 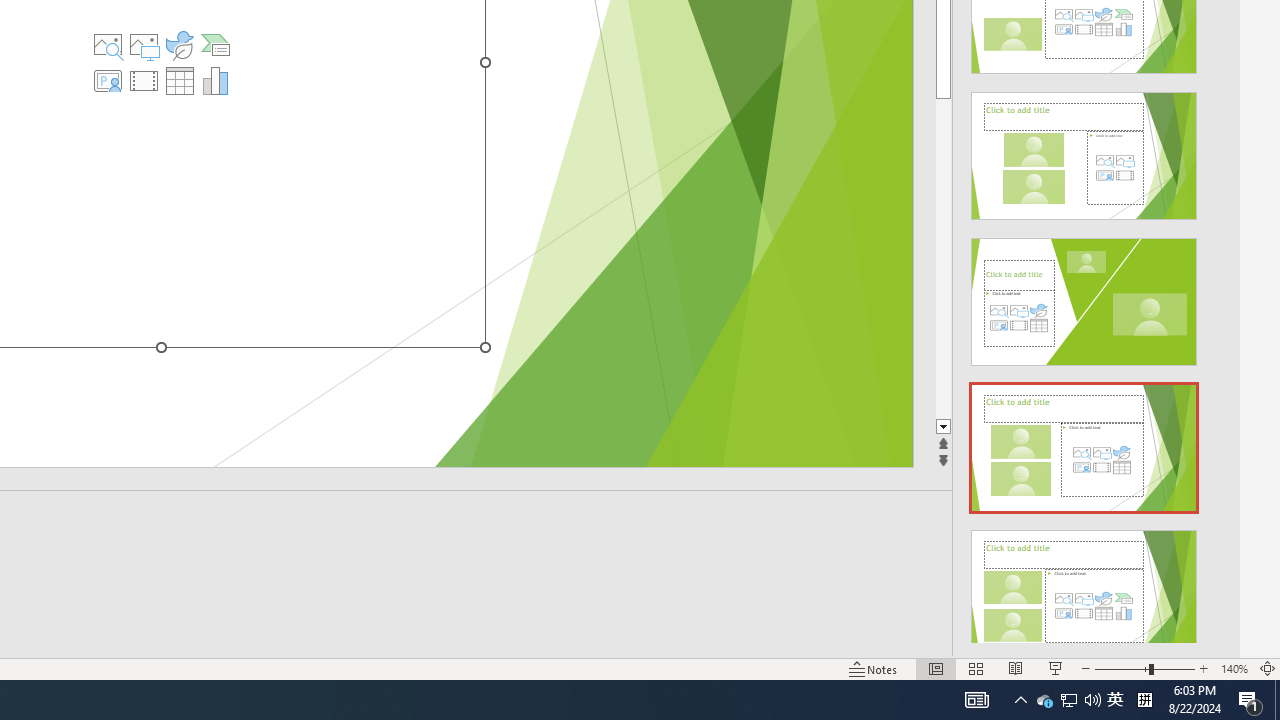 What do you see at coordinates (107, 45) in the screenshot?
I see `'Stock Images'` at bounding box center [107, 45].